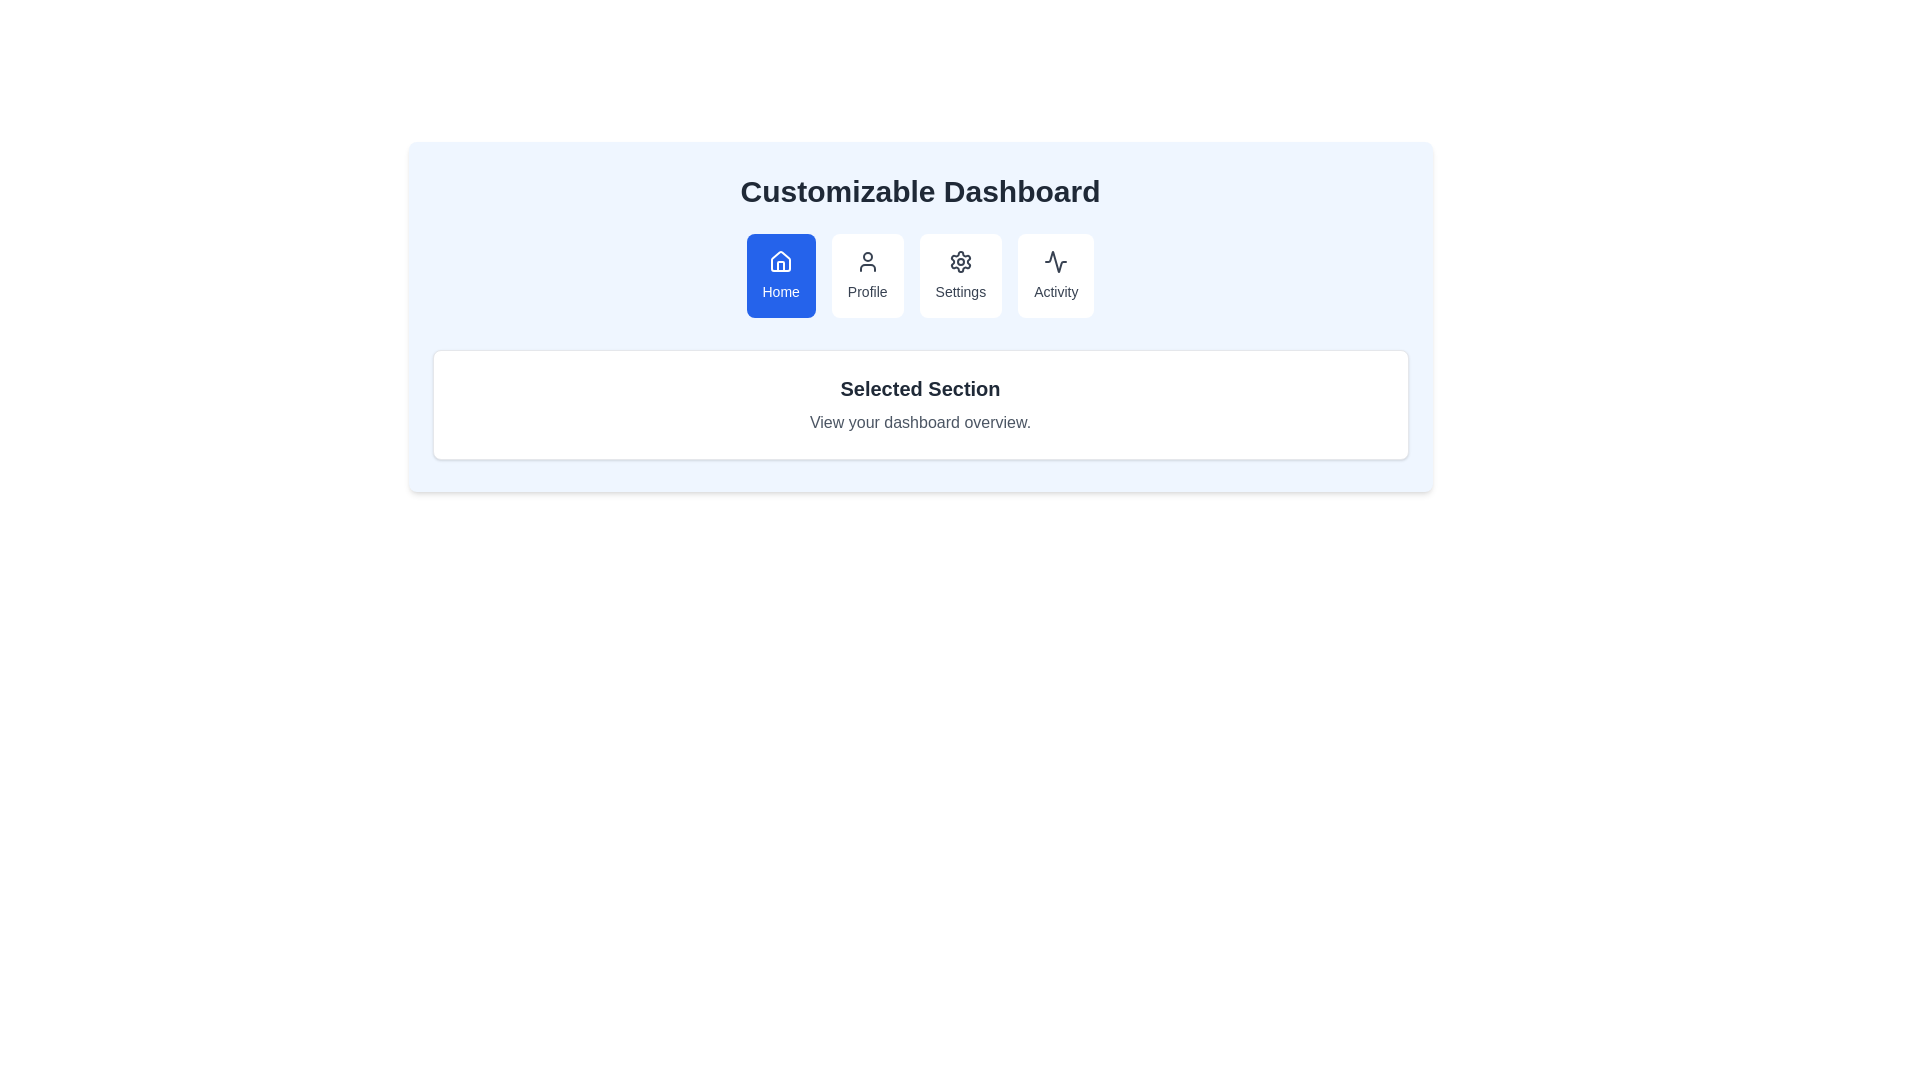  I want to click on 'Activity' text label, which is styled in a smaller font size and grayish color, located beneath the activity waveform icon on the rightmost card of the dashboard section, so click(1055, 292).